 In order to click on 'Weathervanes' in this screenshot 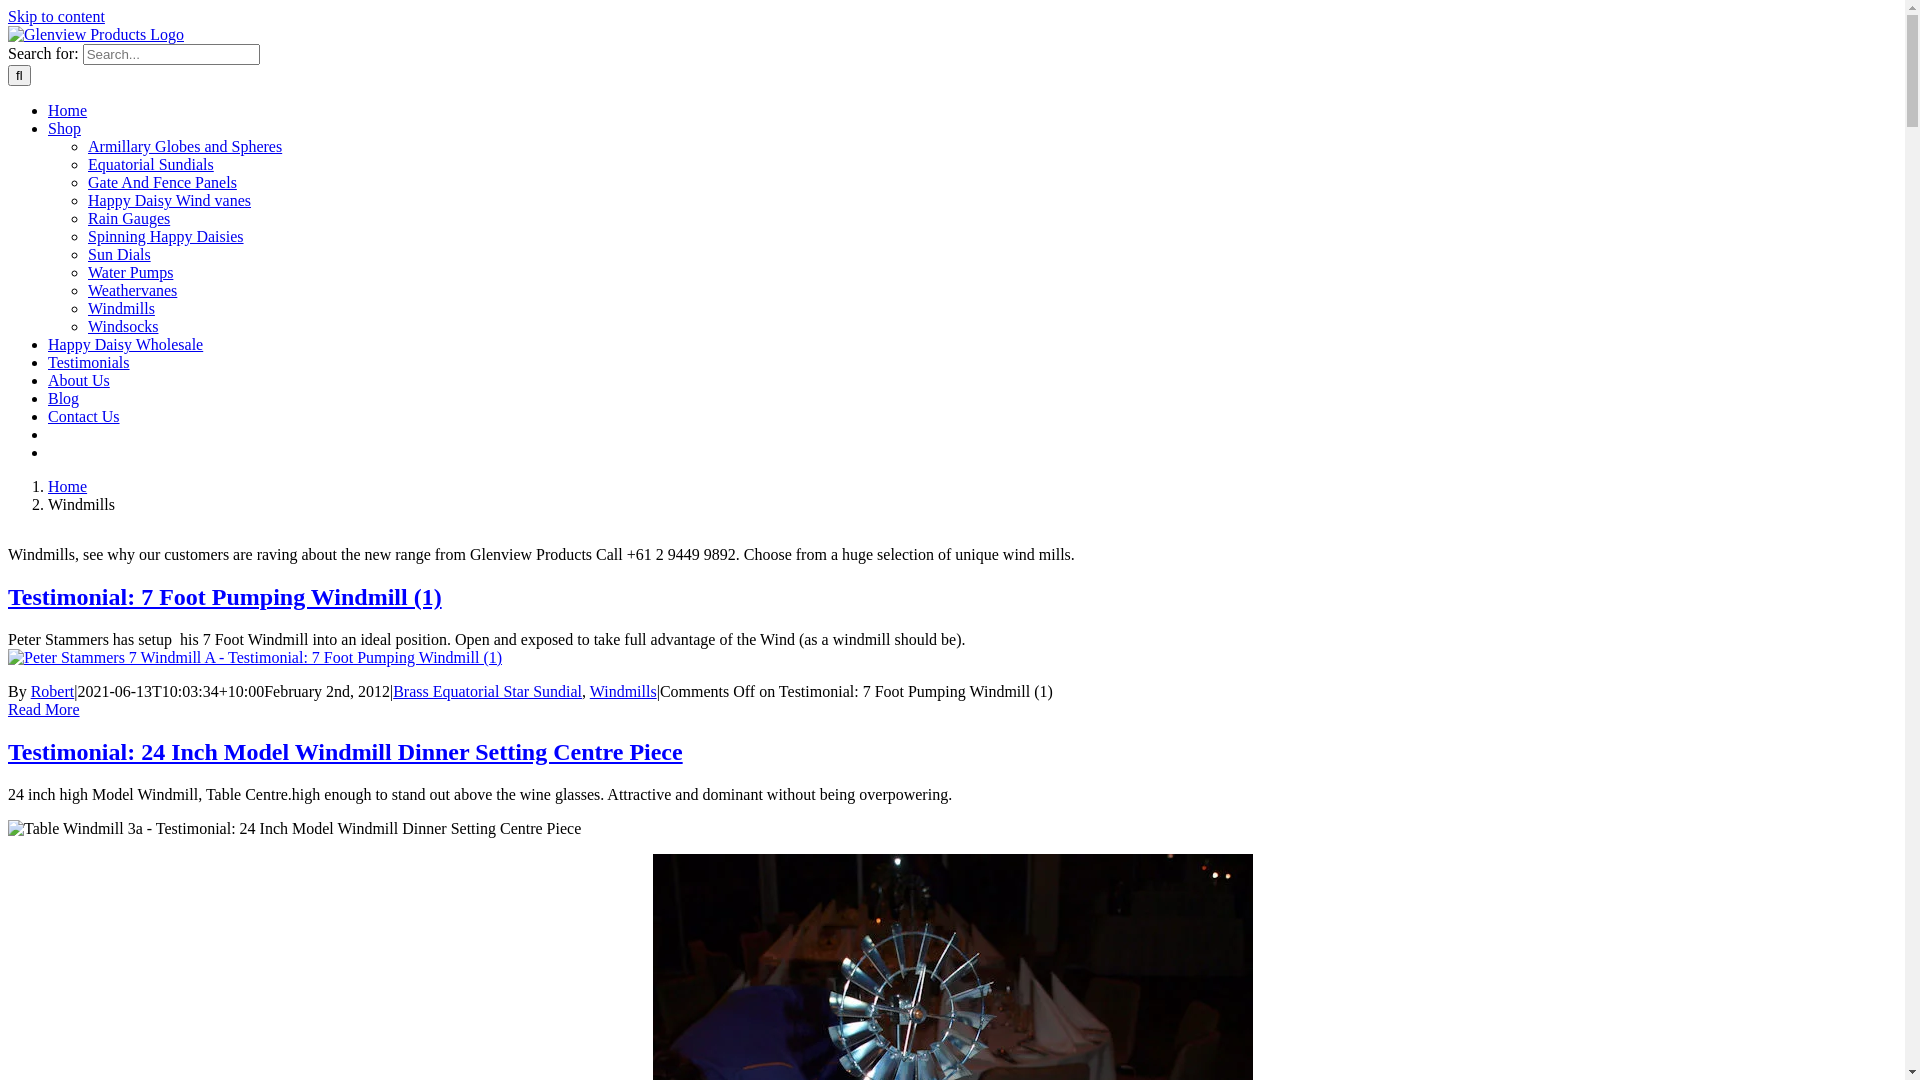, I will do `click(131, 290)`.